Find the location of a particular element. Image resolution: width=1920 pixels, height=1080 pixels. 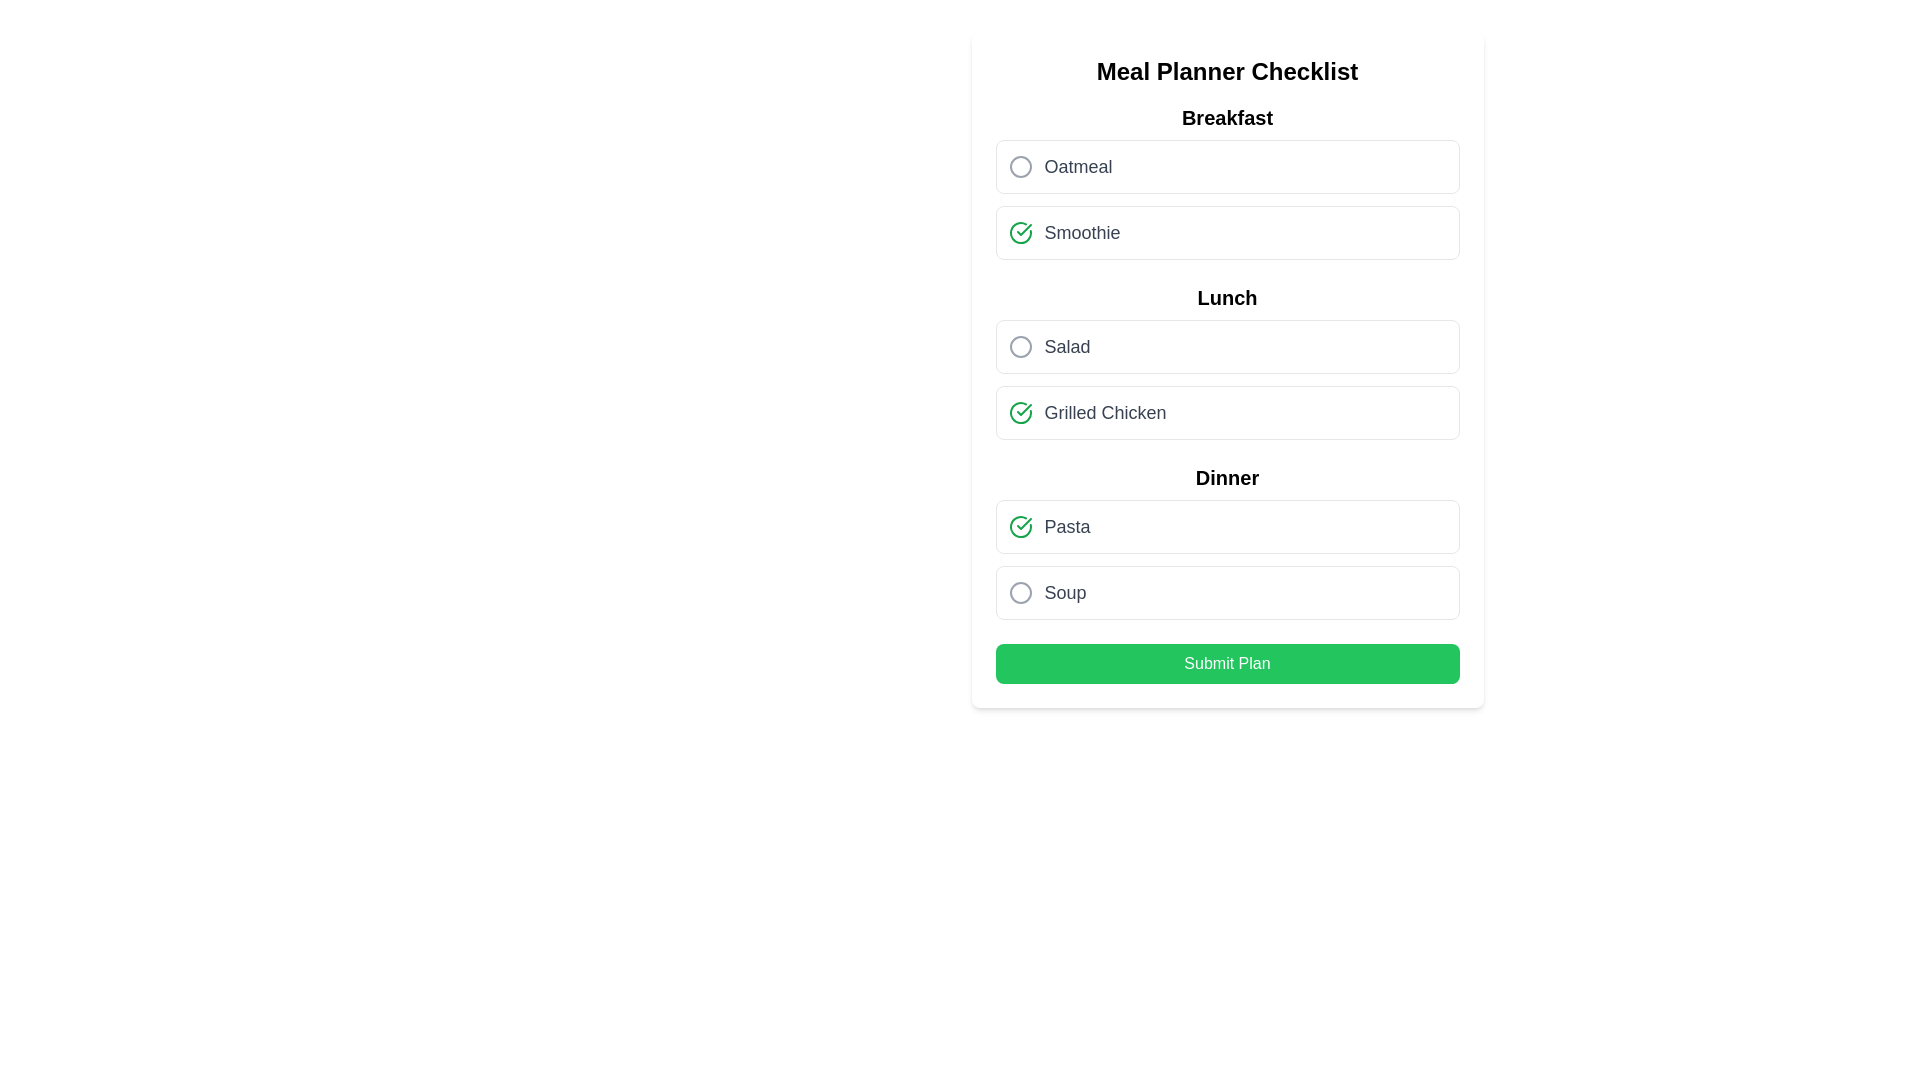

the 'Dinner' List group containing selectable items 'Pasta' and 'Soup' is located at coordinates (1226, 542).